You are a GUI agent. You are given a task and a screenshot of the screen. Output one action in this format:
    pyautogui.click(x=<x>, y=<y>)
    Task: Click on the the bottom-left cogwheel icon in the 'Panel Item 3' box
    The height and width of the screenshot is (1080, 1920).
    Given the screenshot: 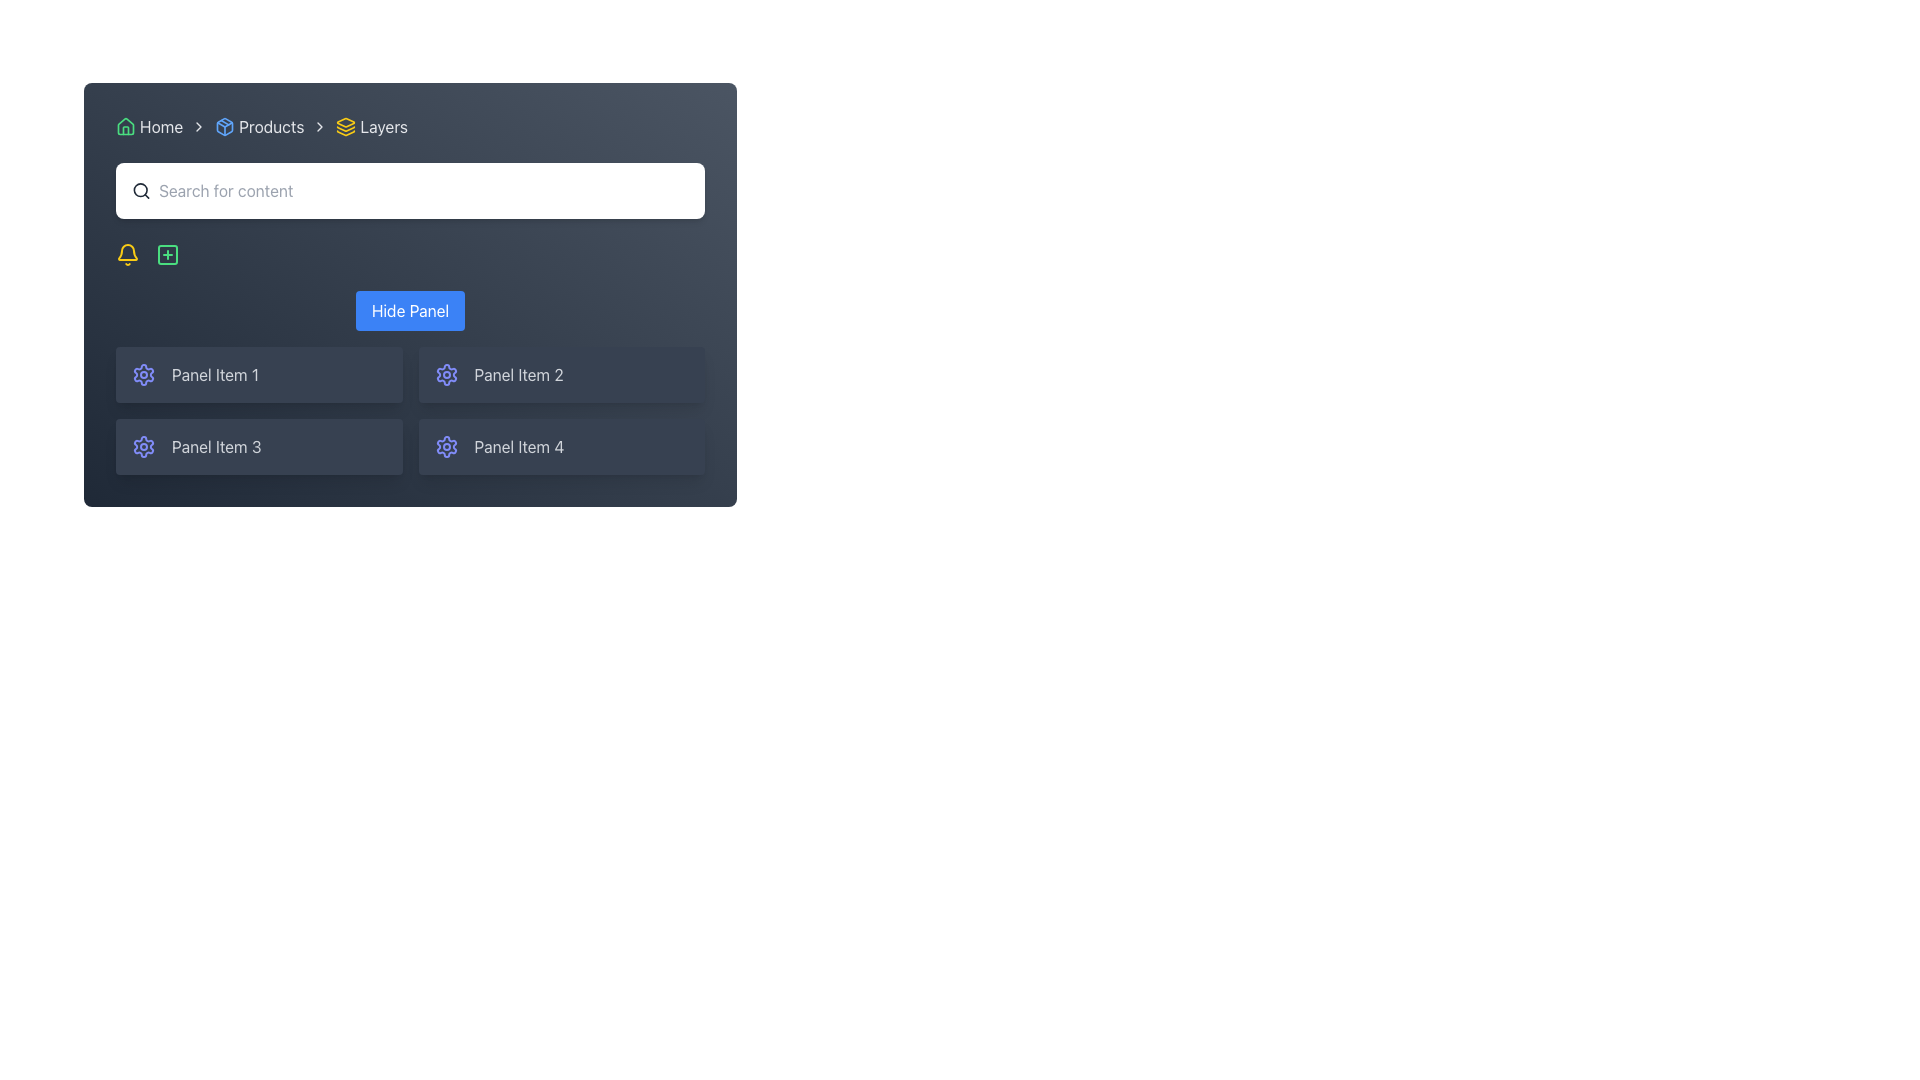 What is the action you would take?
    pyautogui.click(x=143, y=446)
    